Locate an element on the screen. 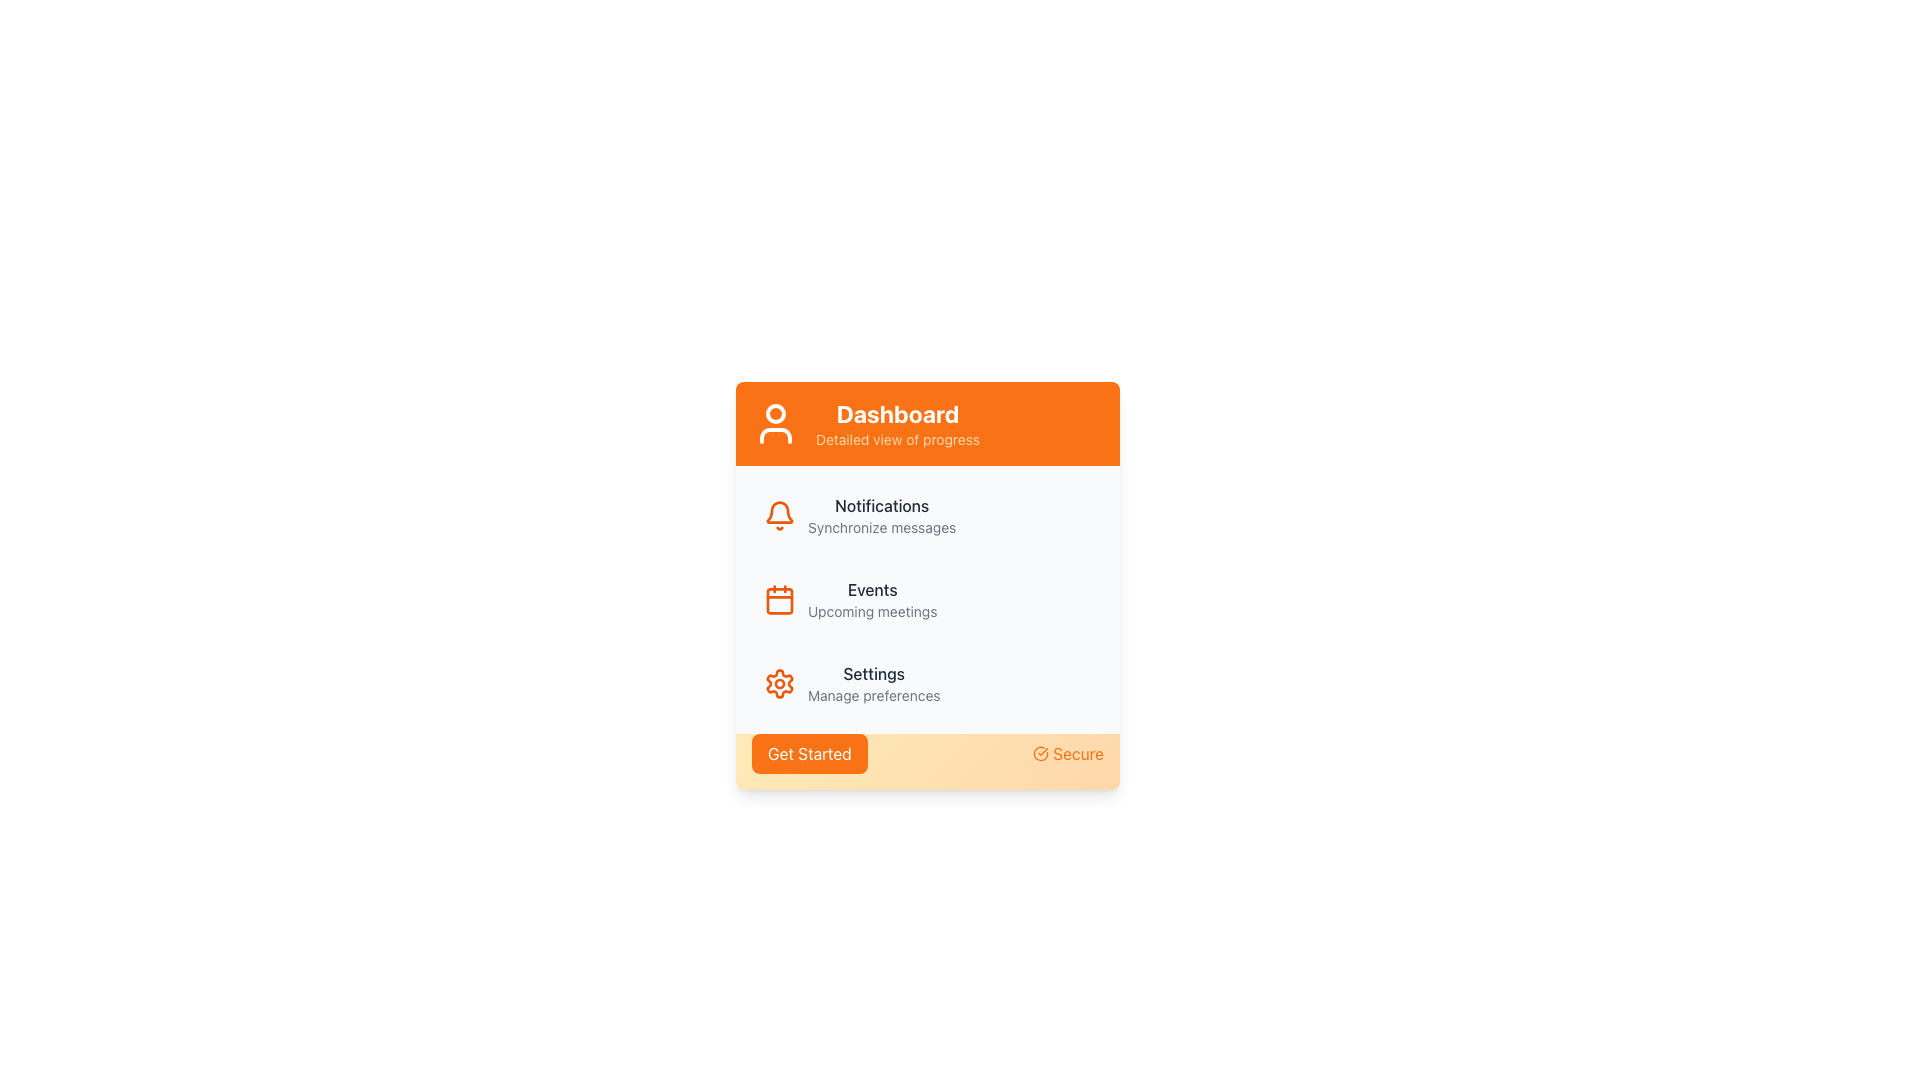 The image size is (1920, 1080). the descriptive subheading label that provides additional context for the 'Dashboard' section, located directly below the 'Dashboard' title text is located at coordinates (896, 438).